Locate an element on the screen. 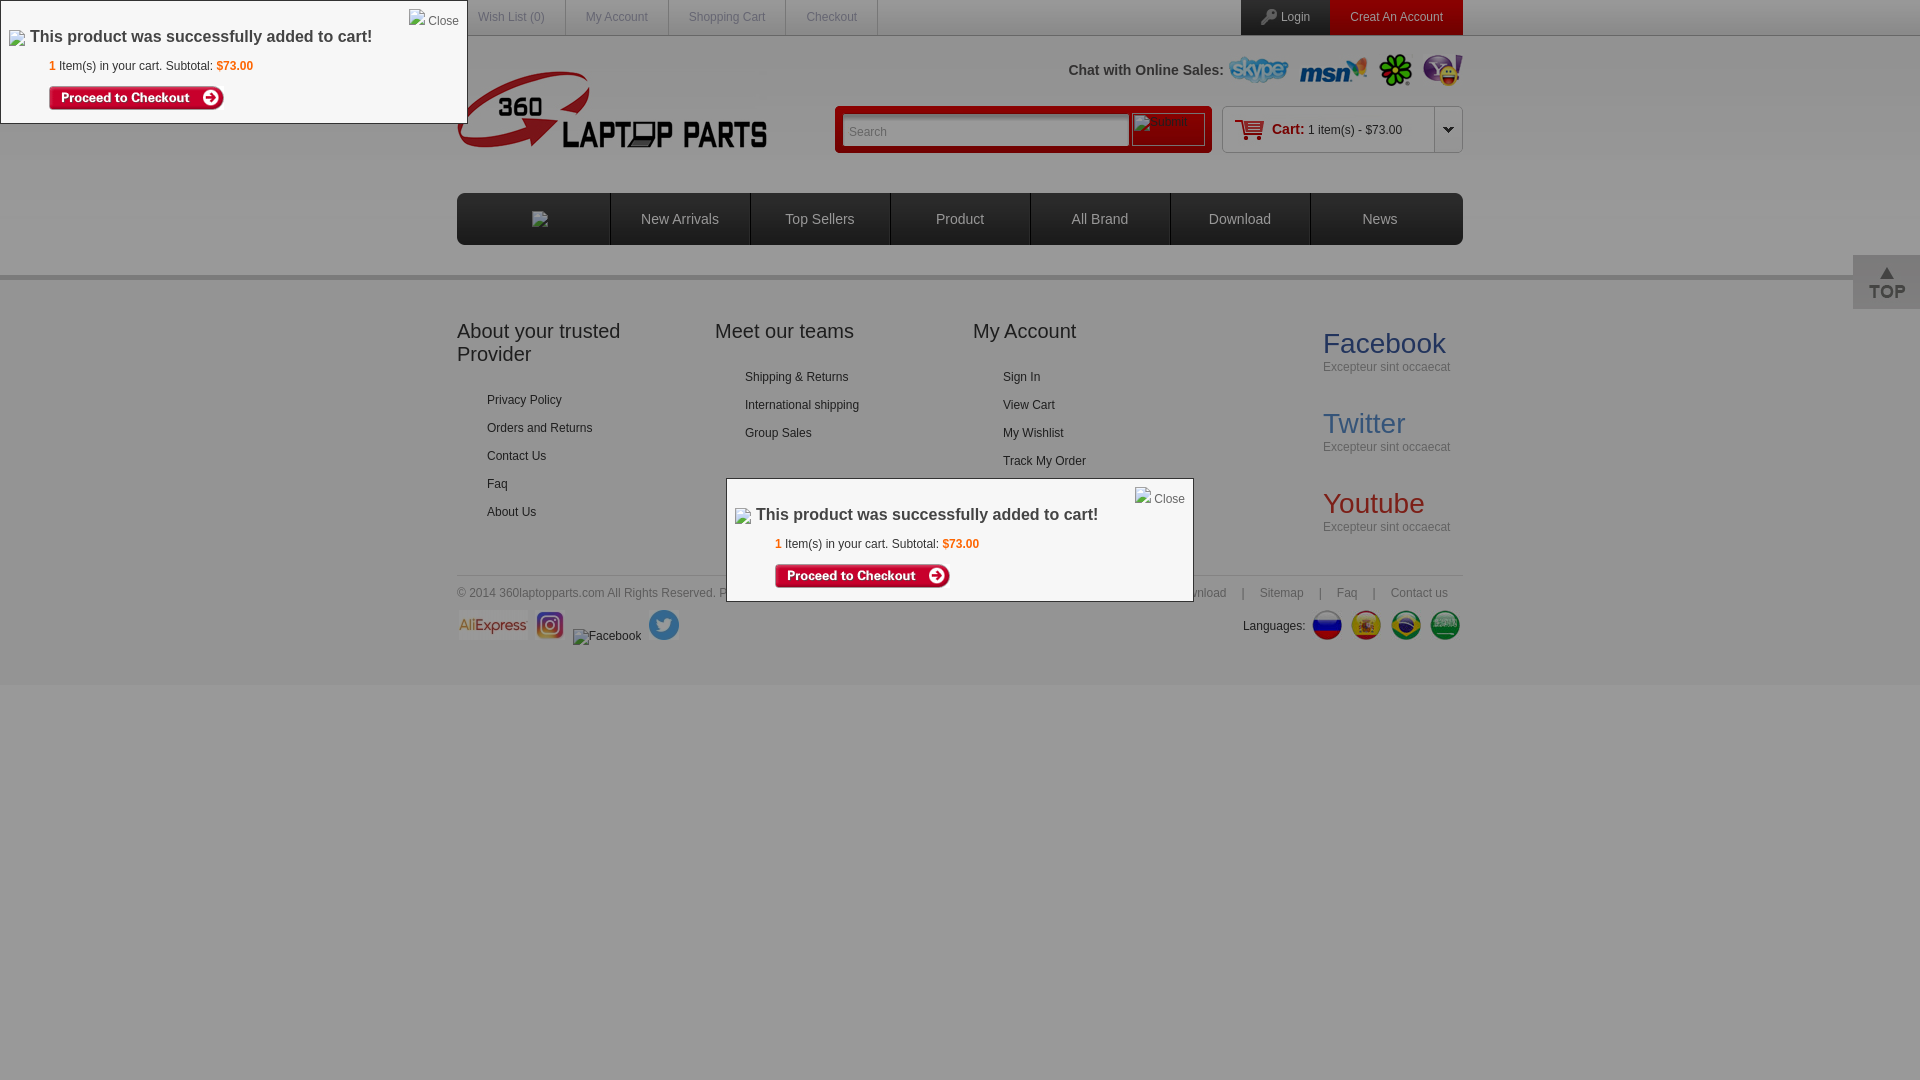 This screenshot has width=1920, height=1080. '360 laptop parts limited a laptop parts supplyer.' is located at coordinates (455, 109).